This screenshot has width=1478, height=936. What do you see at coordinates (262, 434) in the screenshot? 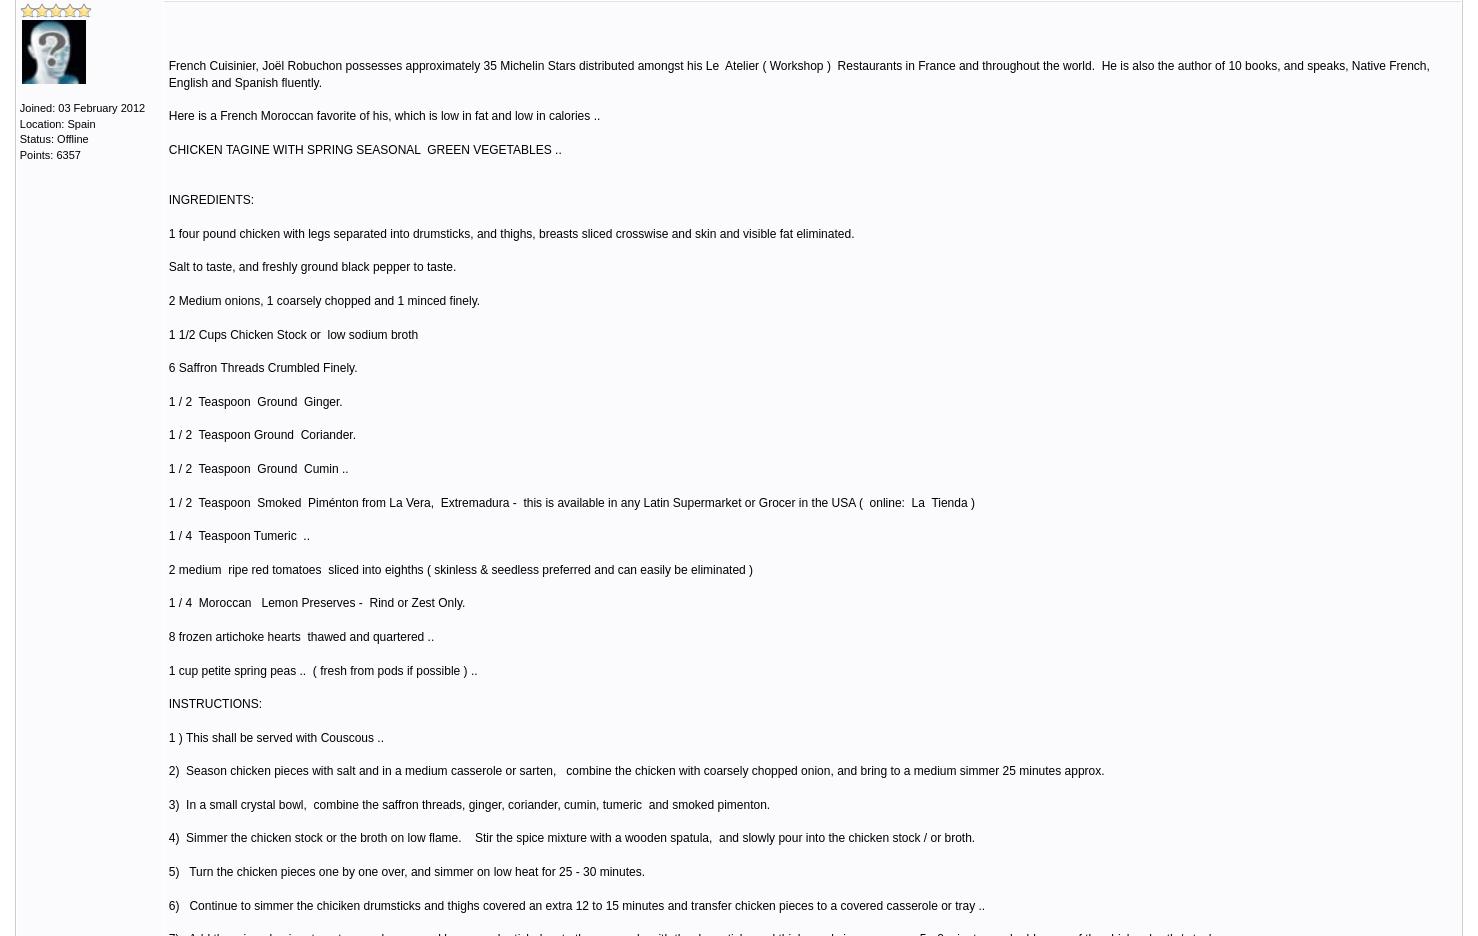
I see `'1 / 2  Teaspoon Ground  Coriander.'` at bounding box center [262, 434].